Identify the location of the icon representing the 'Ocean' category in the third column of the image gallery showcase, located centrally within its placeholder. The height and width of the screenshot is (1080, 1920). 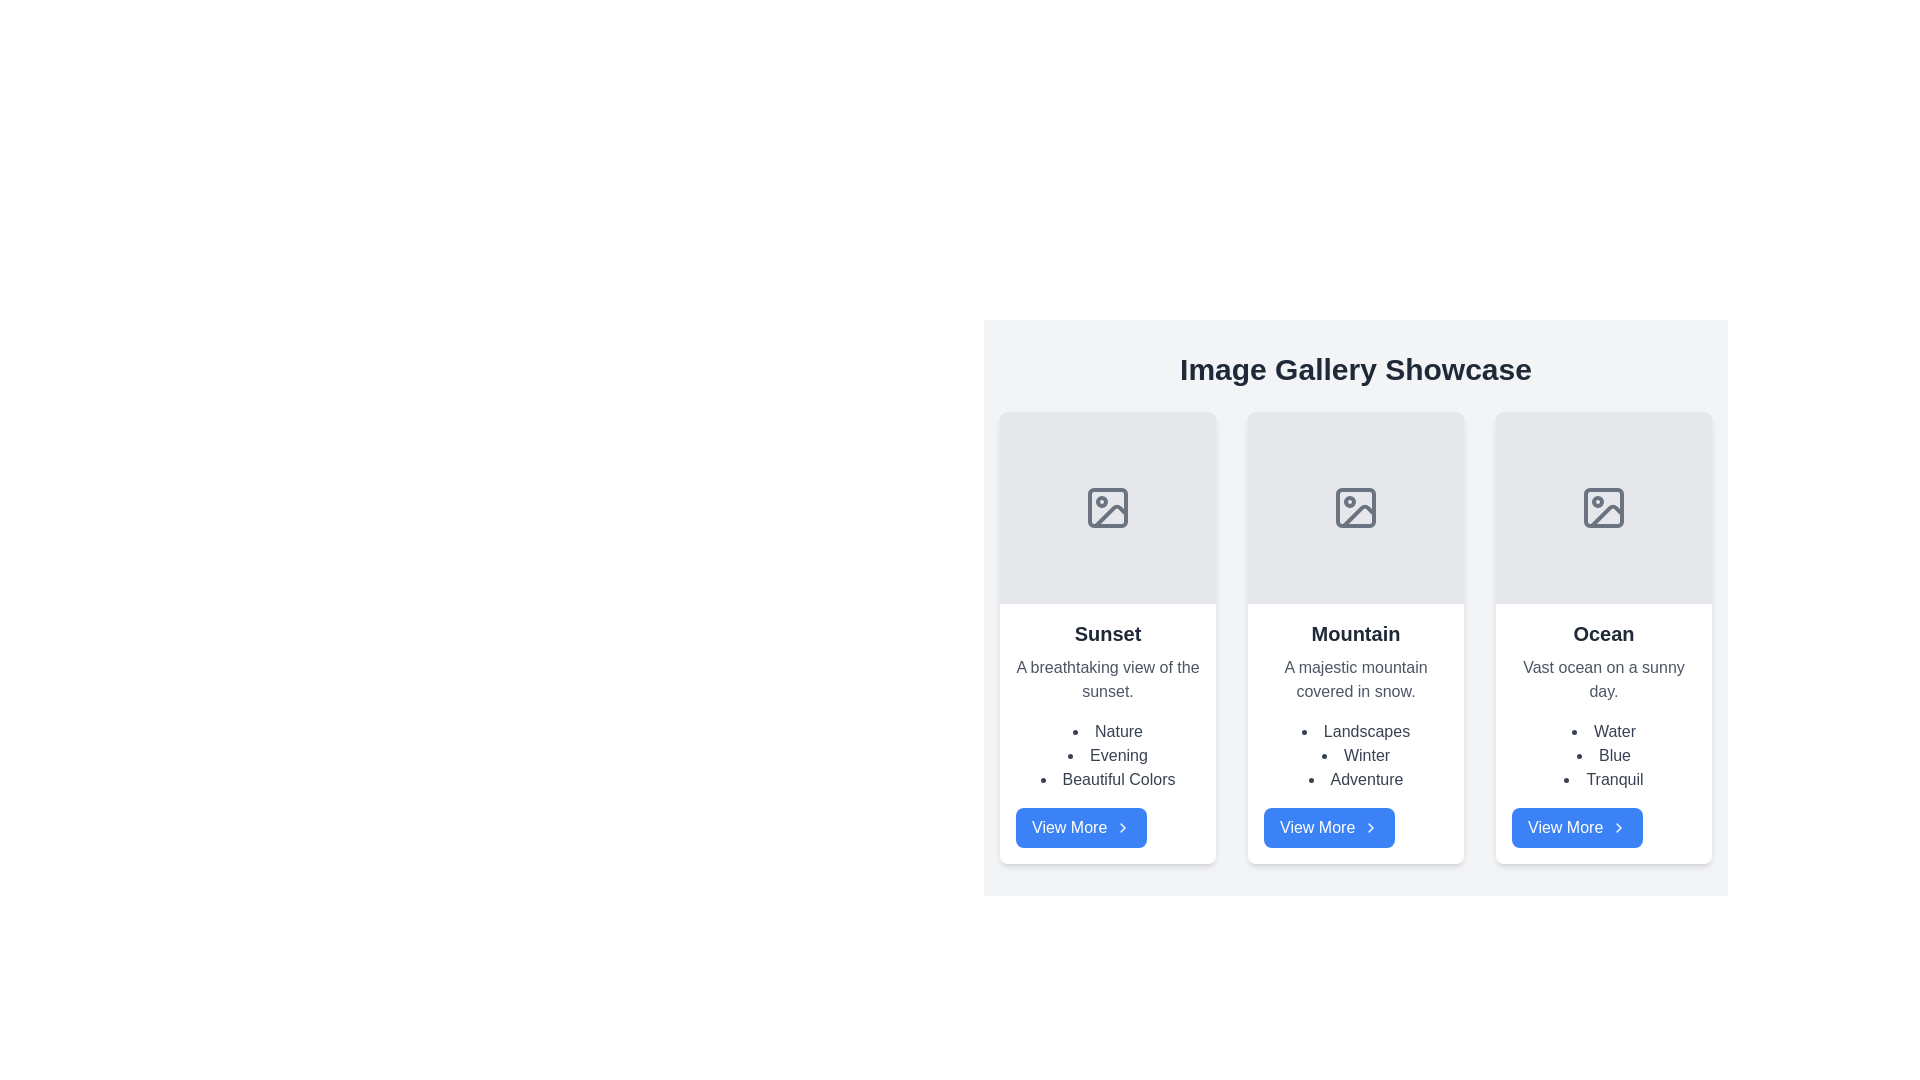
(1603, 507).